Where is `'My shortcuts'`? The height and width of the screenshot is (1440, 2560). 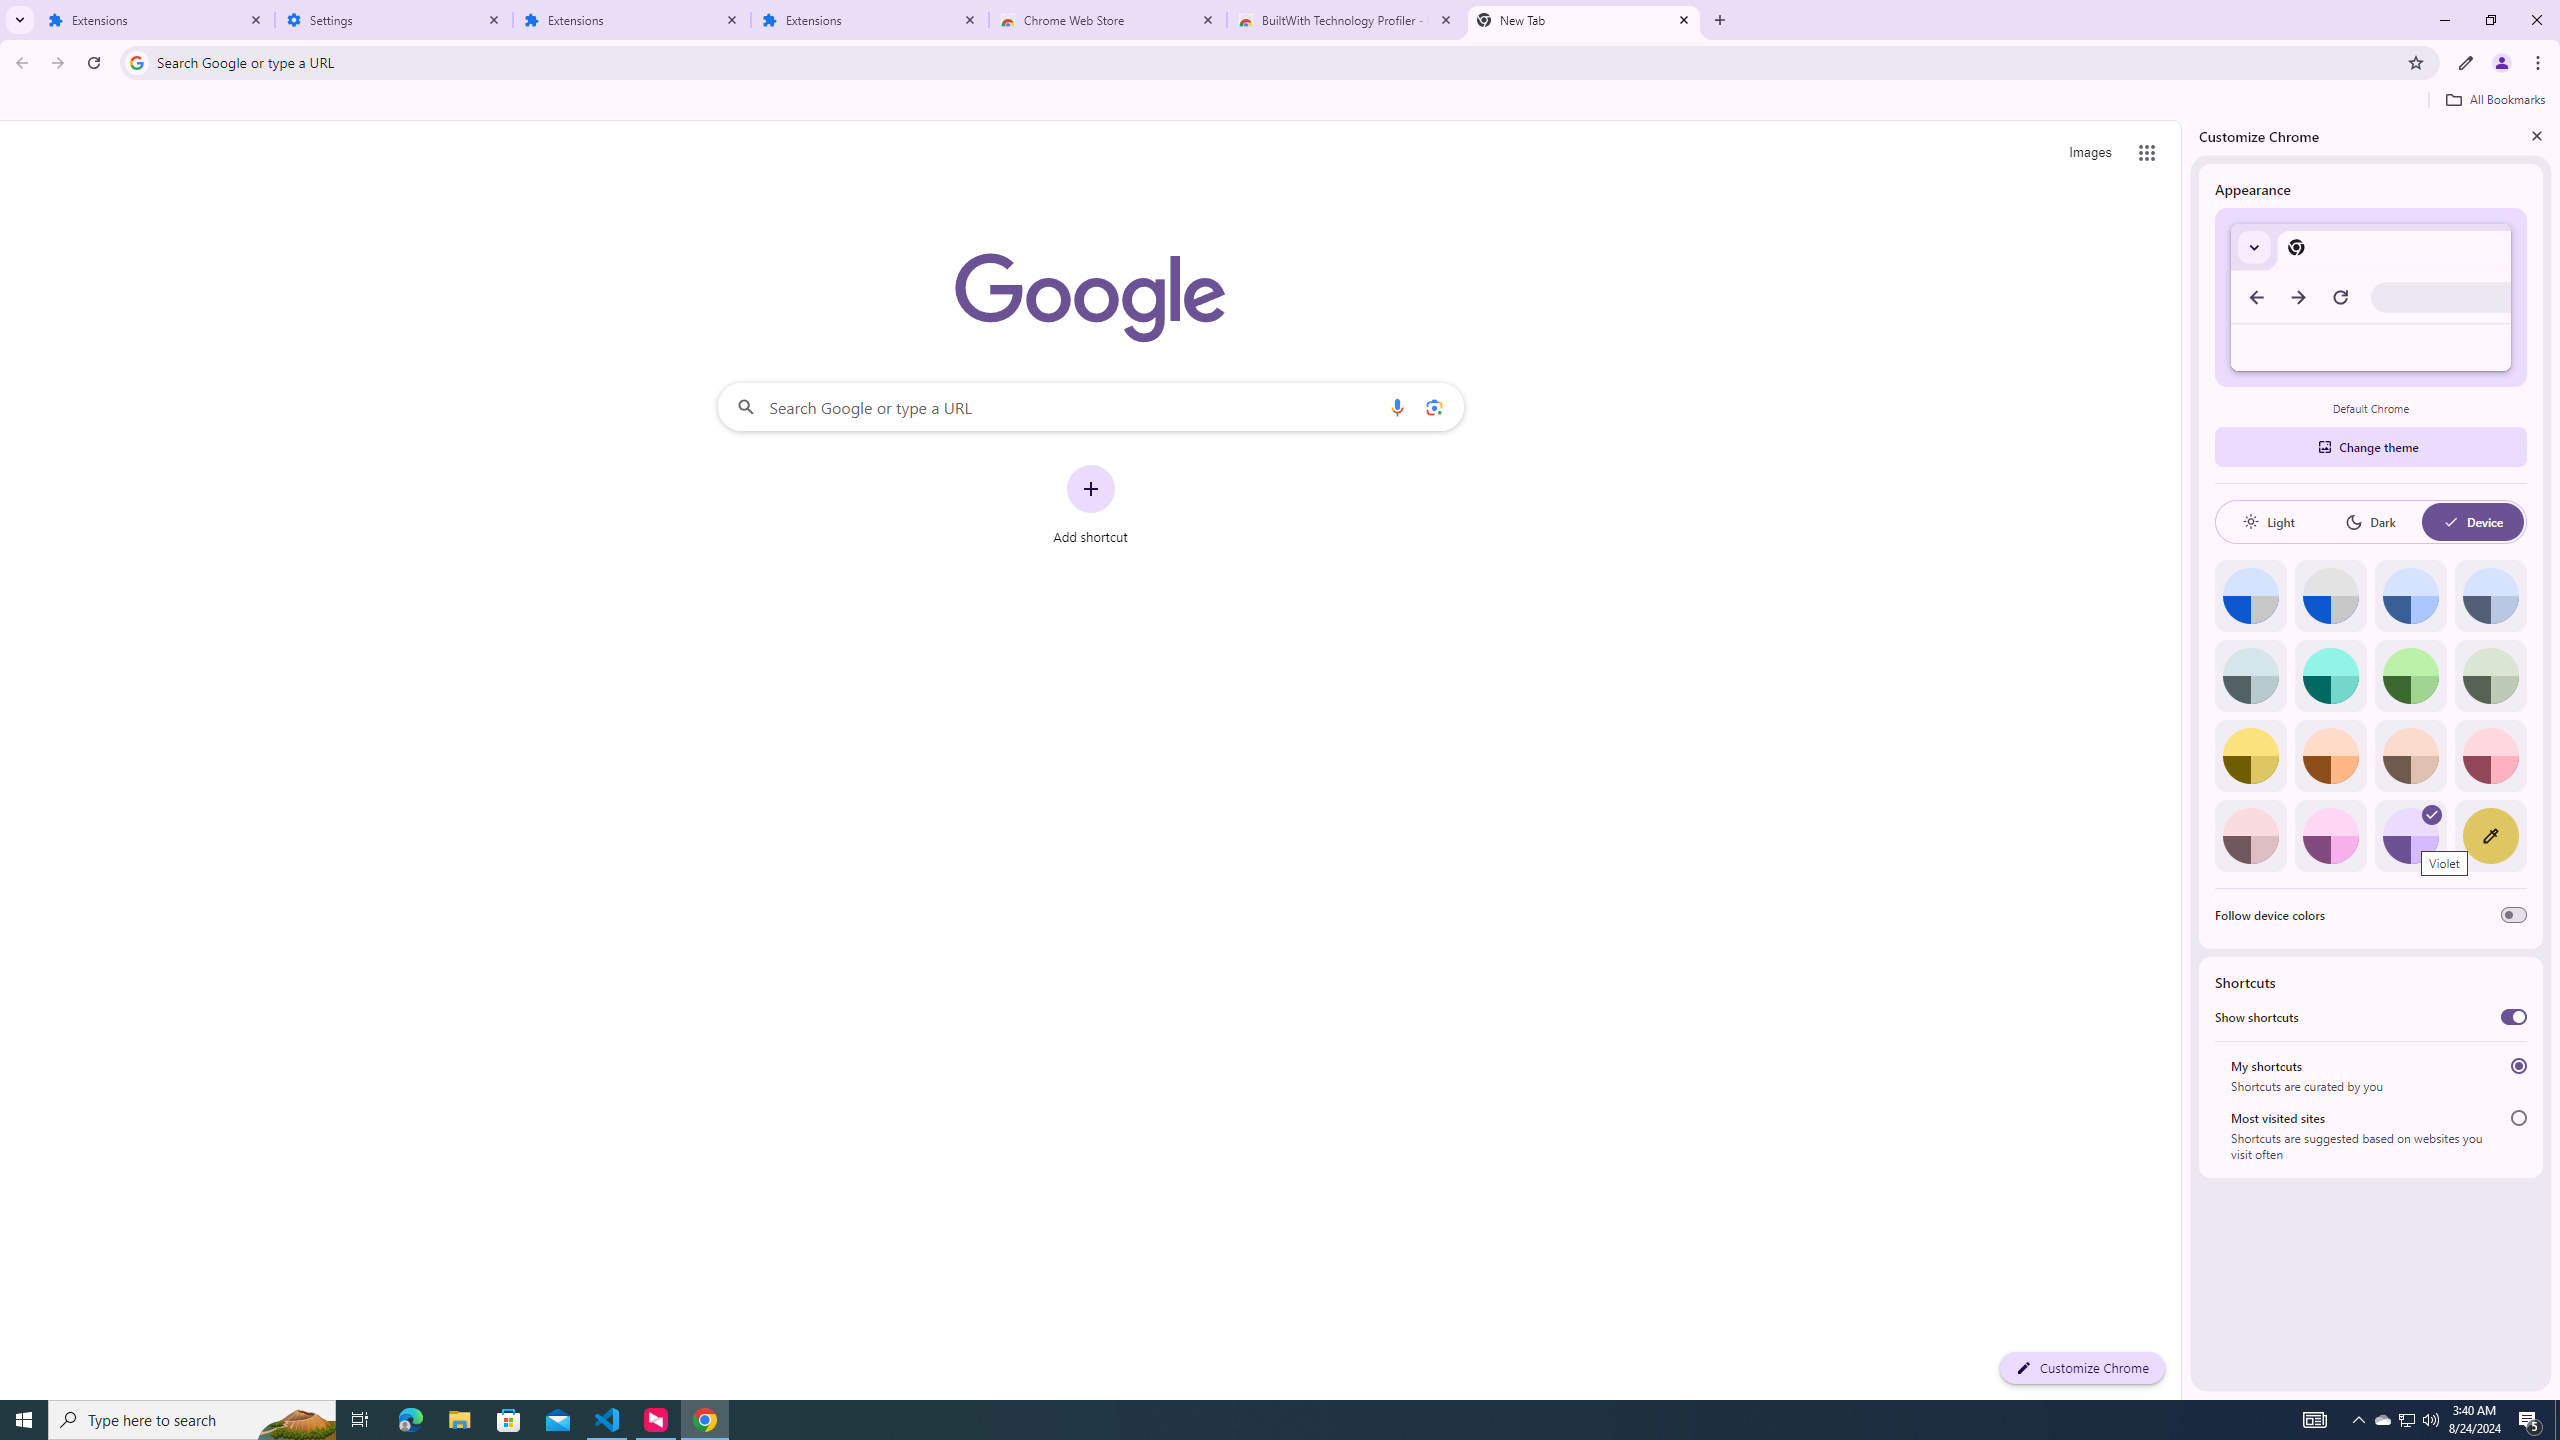 'My shortcuts' is located at coordinates (2519, 1065).